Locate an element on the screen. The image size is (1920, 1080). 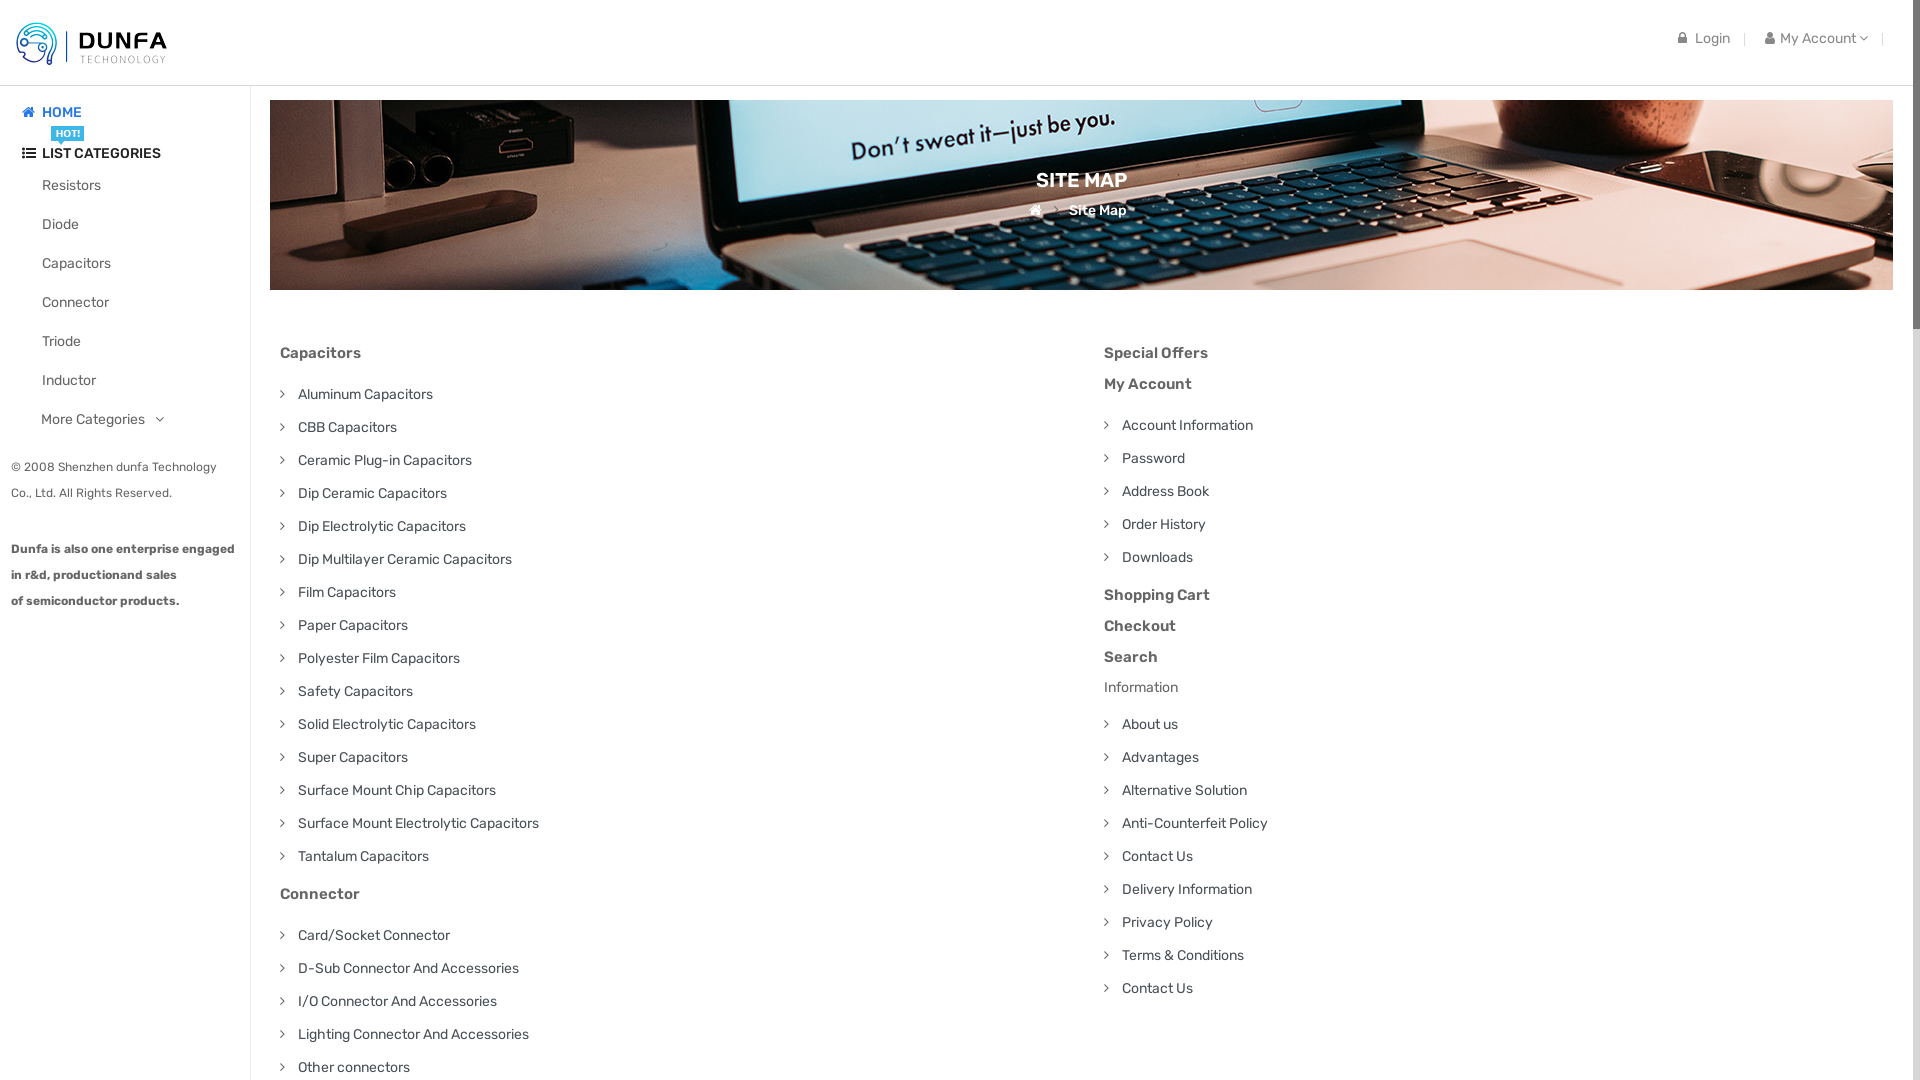
'Account Information' is located at coordinates (1187, 424).